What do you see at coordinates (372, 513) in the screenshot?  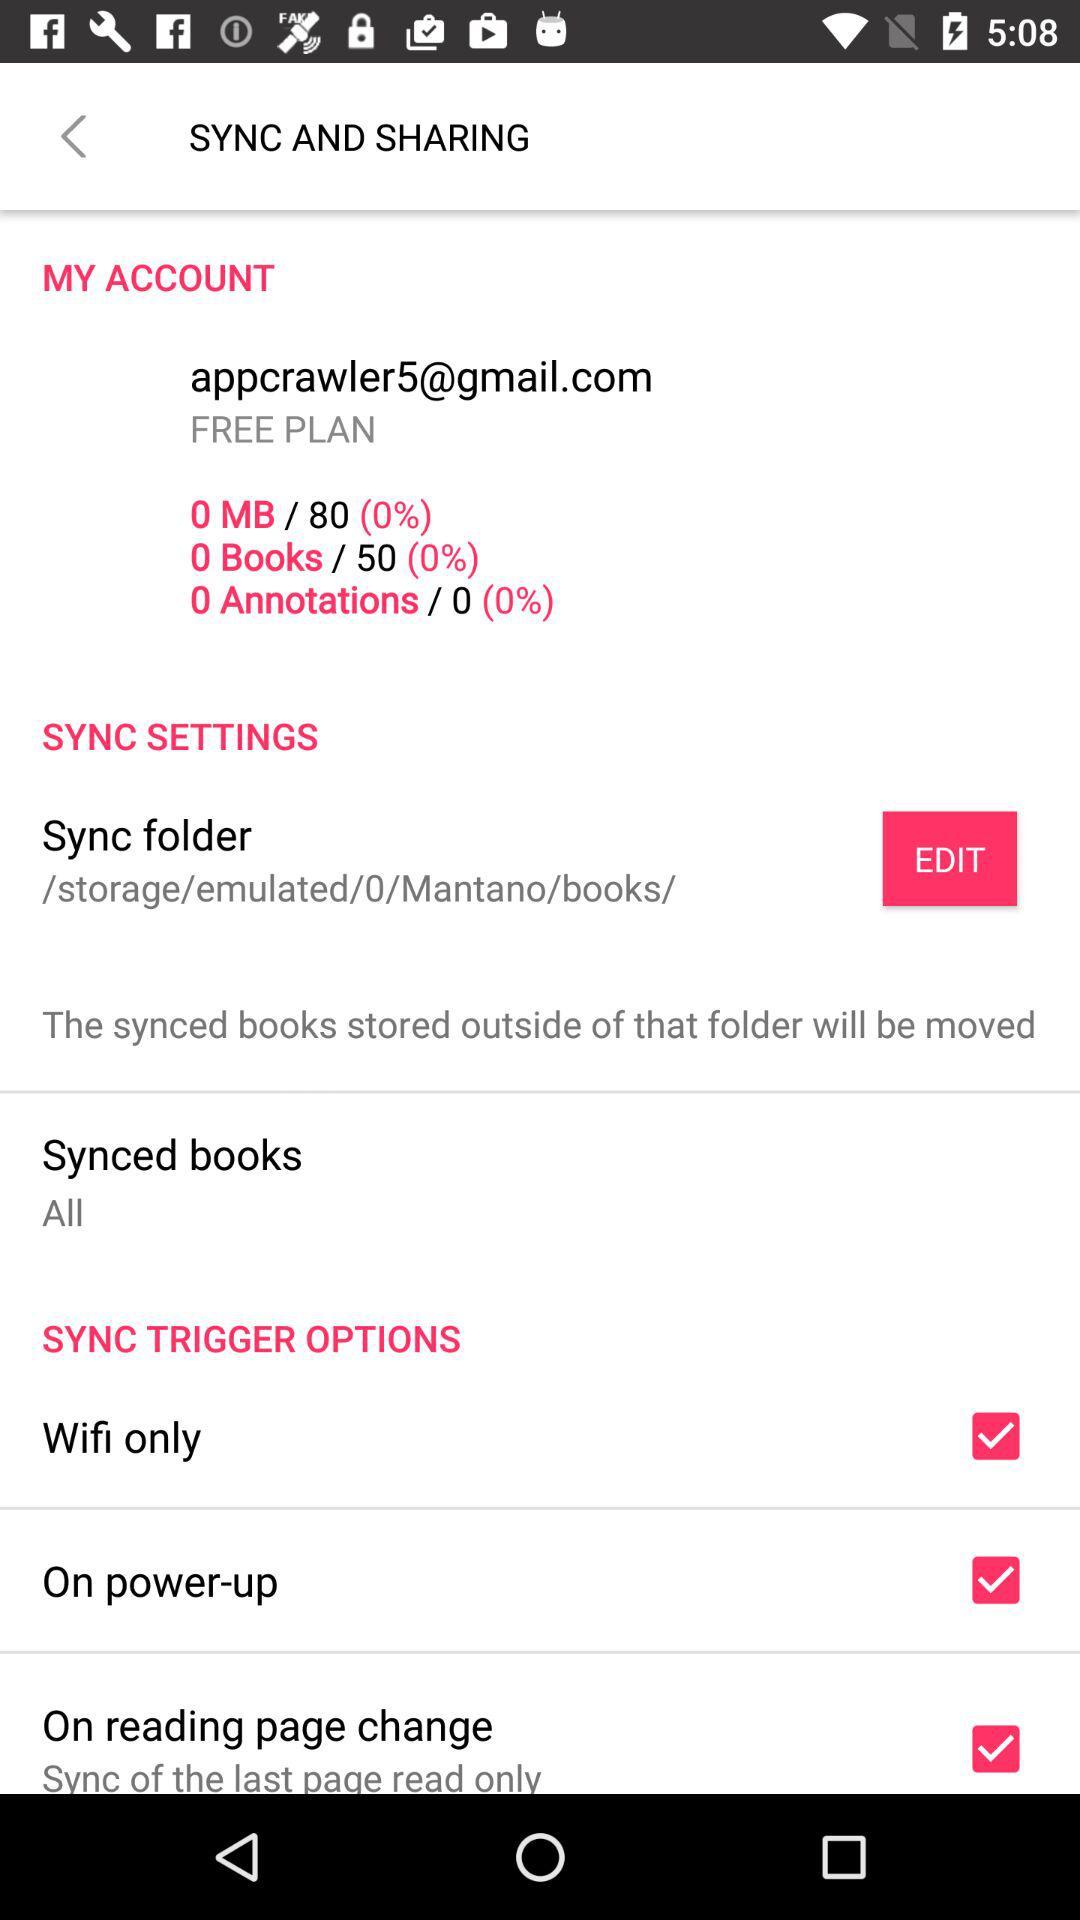 I see `free plan 0 icon` at bounding box center [372, 513].